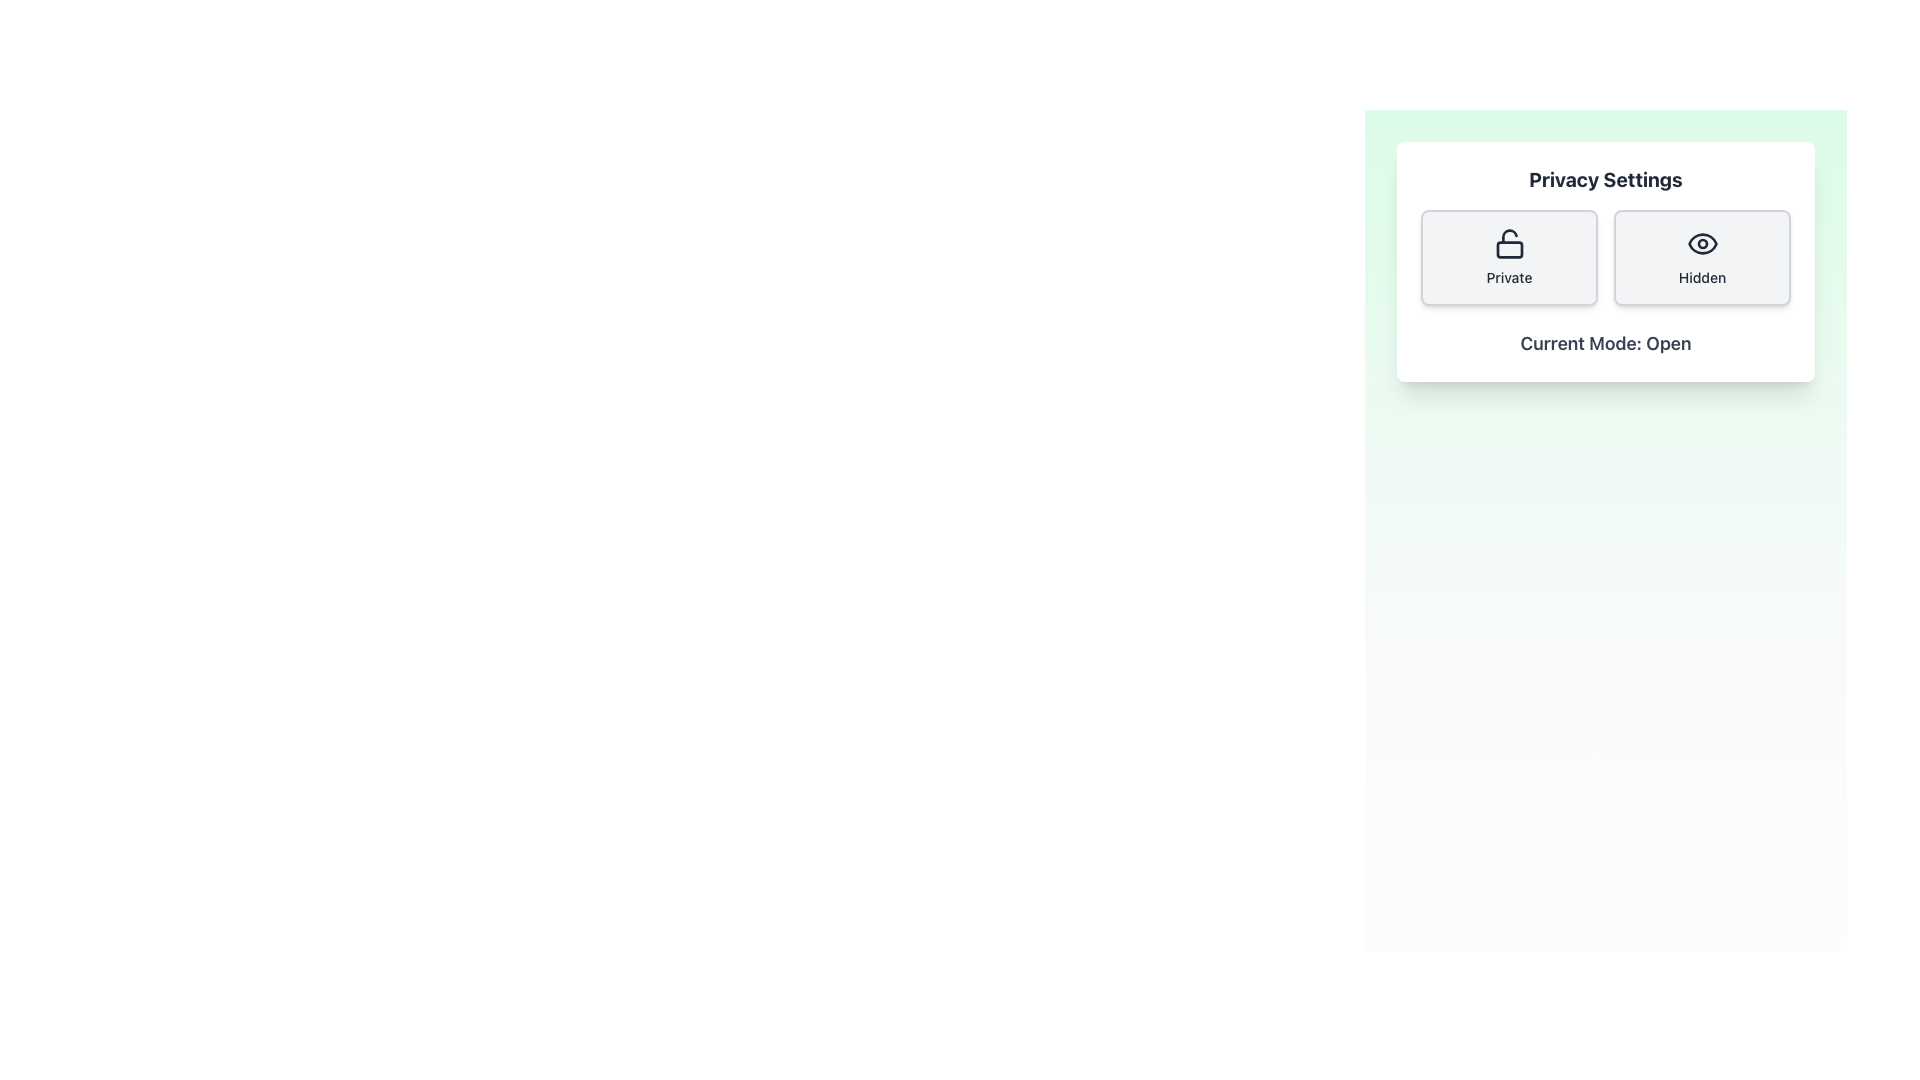 The image size is (1920, 1080). What do you see at coordinates (1701, 242) in the screenshot?
I see `the 'Hidden' privacy mode icon located within the privacy settings interface, which is represented by a rectangular button labeled 'Hidden'` at bounding box center [1701, 242].